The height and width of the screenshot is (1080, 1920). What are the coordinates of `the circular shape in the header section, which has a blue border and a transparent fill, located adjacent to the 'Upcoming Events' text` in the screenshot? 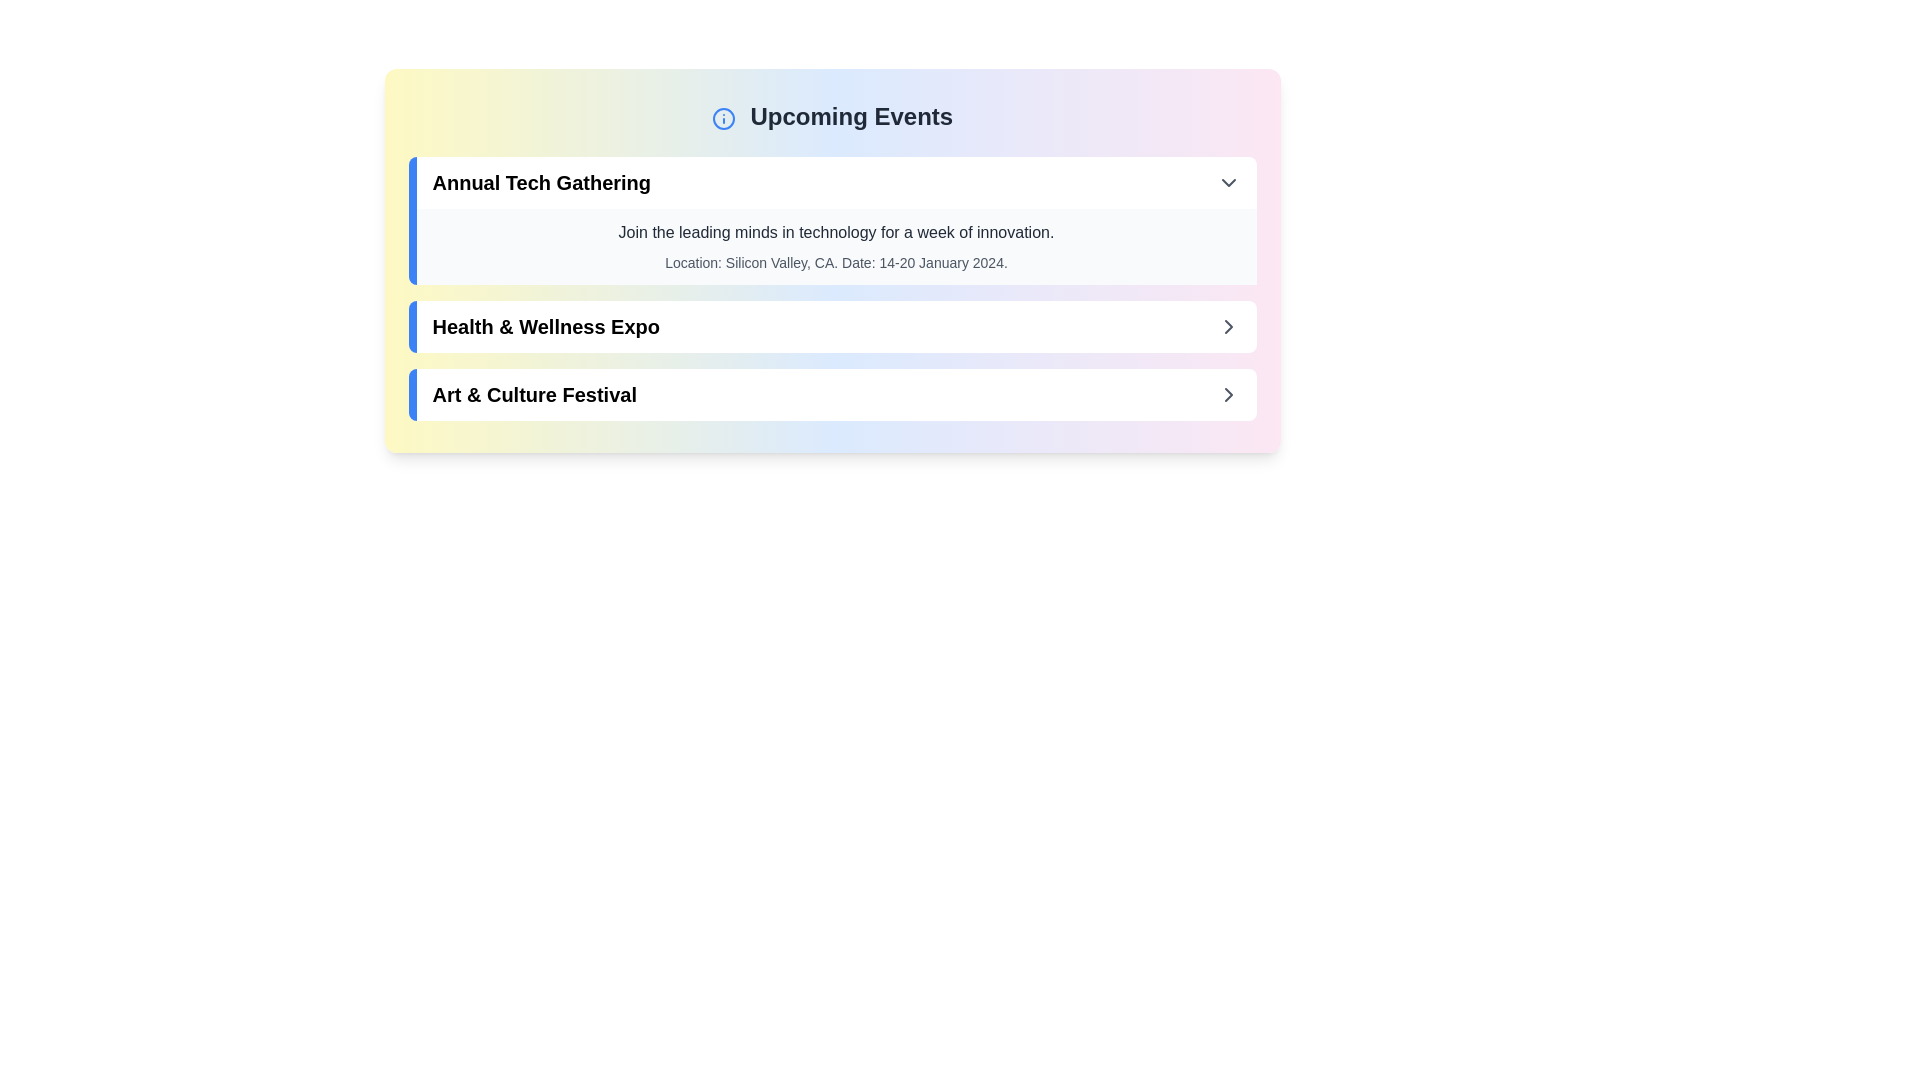 It's located at (722, 118).